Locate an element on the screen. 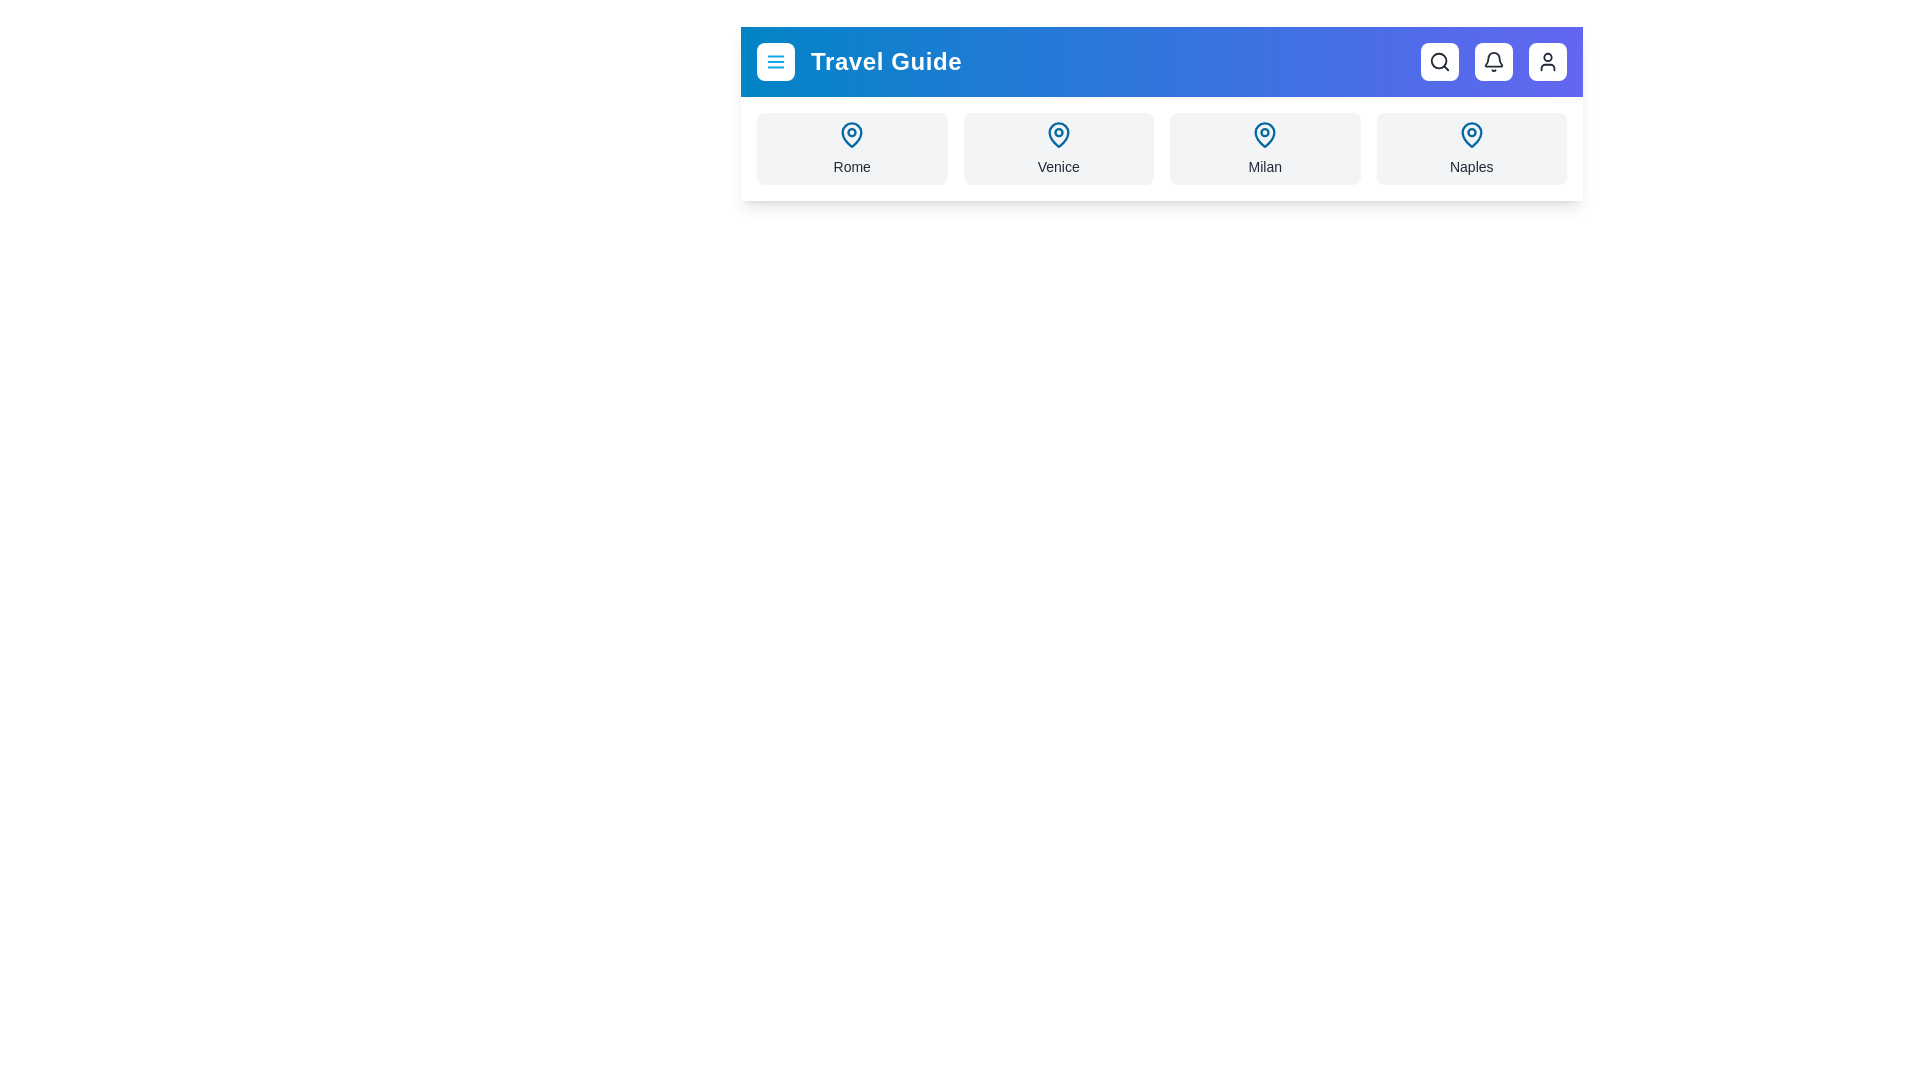 Image resolution: width=1920 pixels, height=1080 pixels. the bell button to view notifications is located at coordinates (1493, 60).